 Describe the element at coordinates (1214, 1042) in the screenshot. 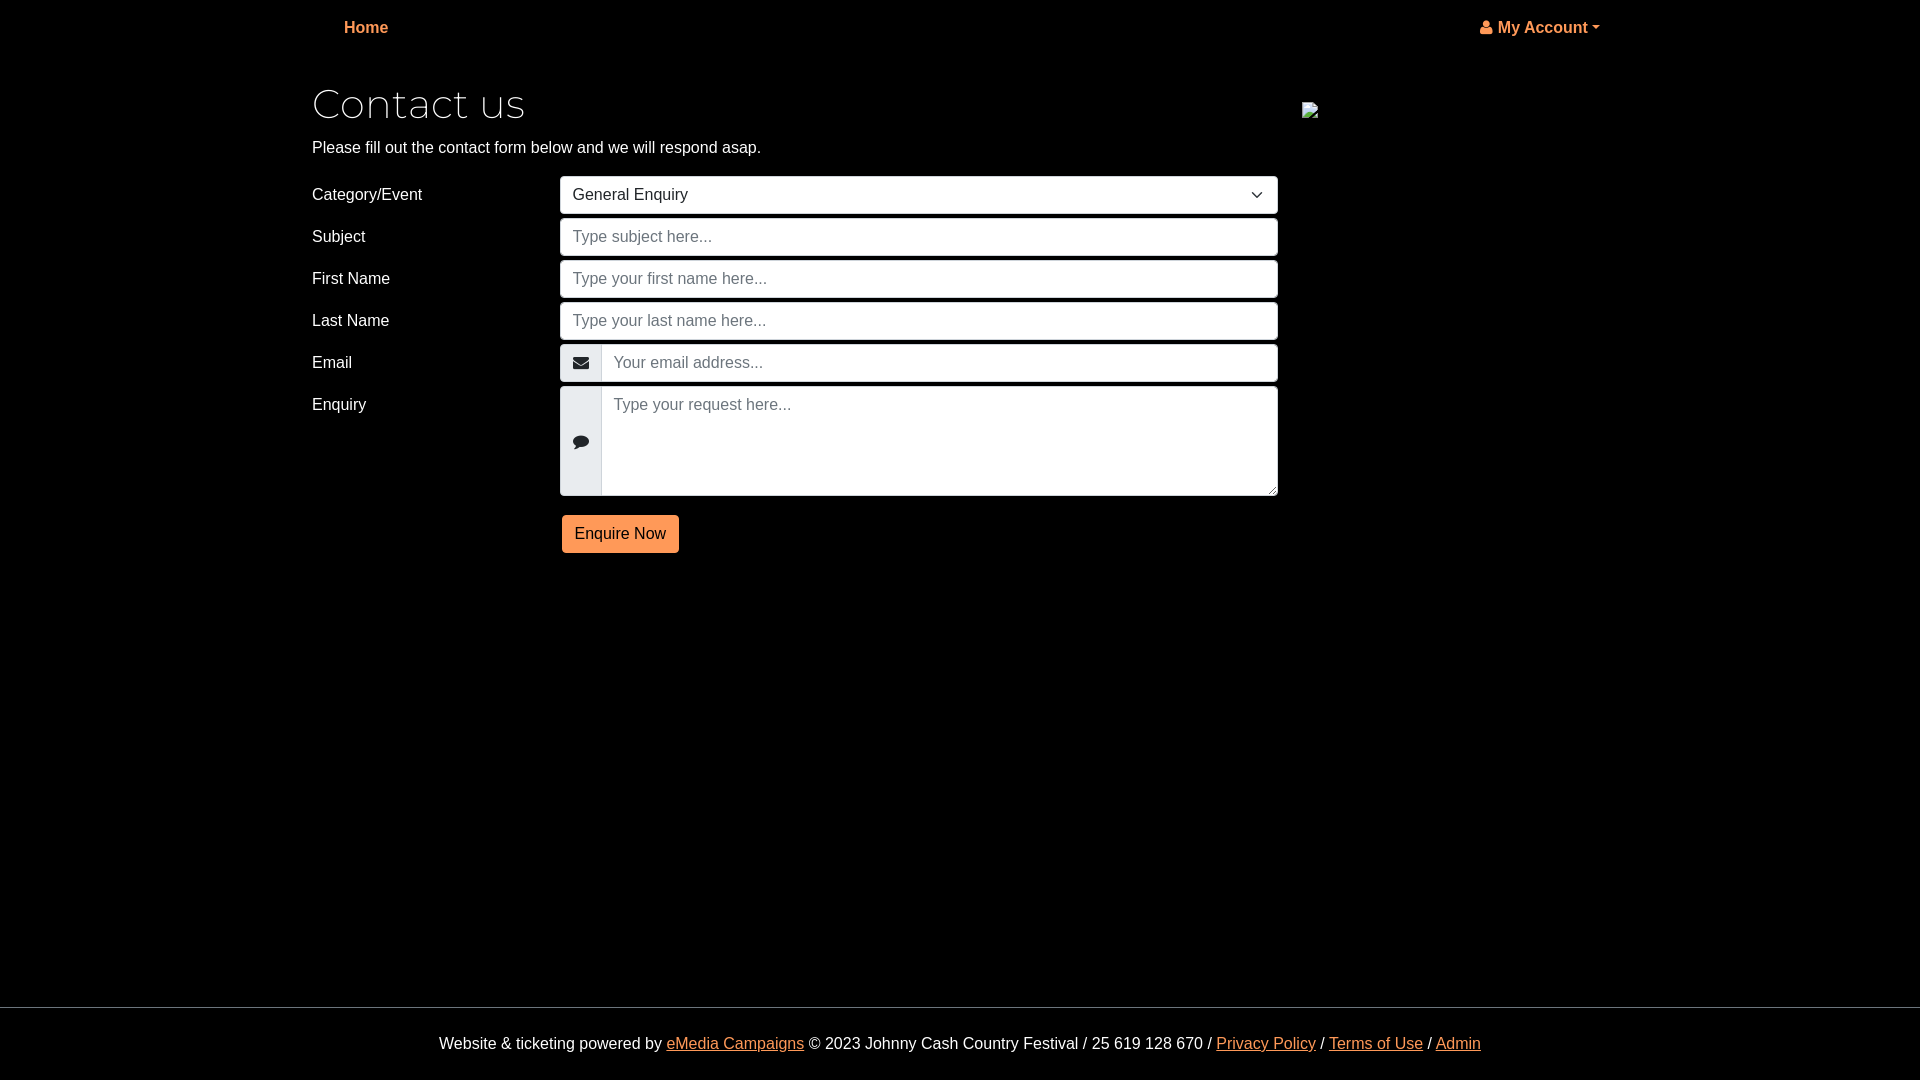

I see `'Privacy Policy'` at that location.